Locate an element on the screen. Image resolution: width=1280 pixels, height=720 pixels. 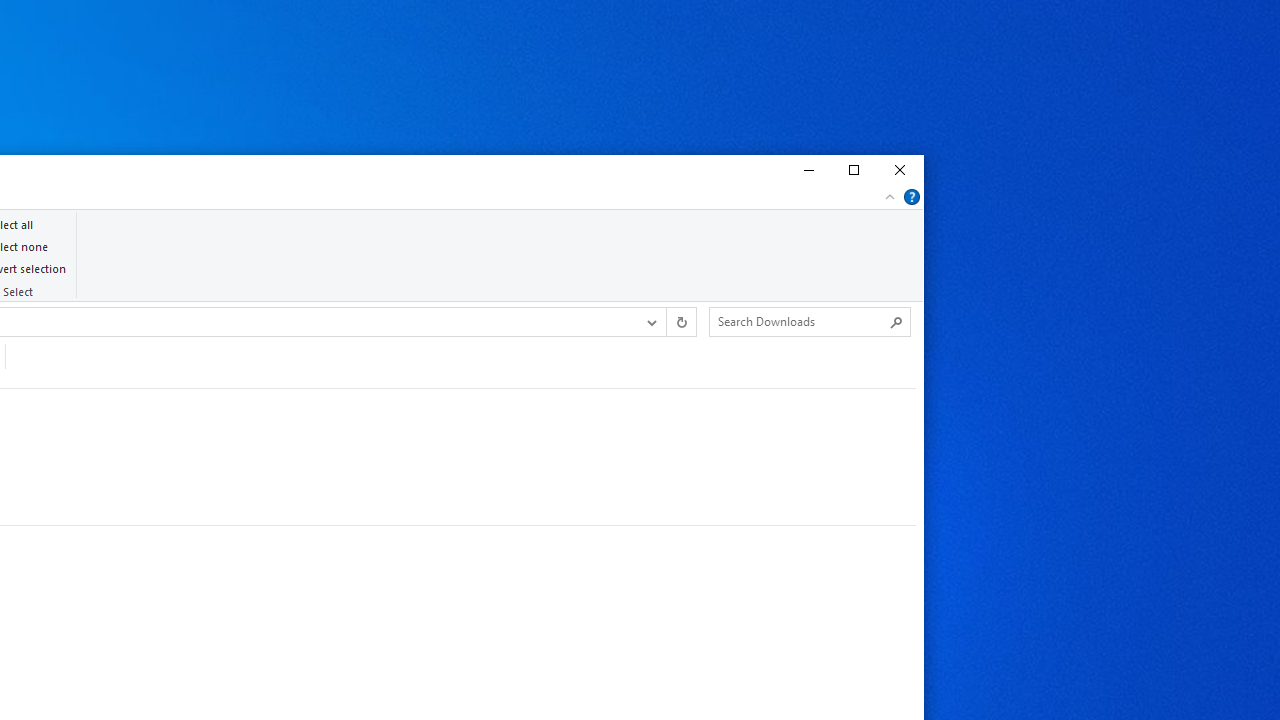
'Refresh "Downloads" (F5)' is located at coordinates (680, 320).